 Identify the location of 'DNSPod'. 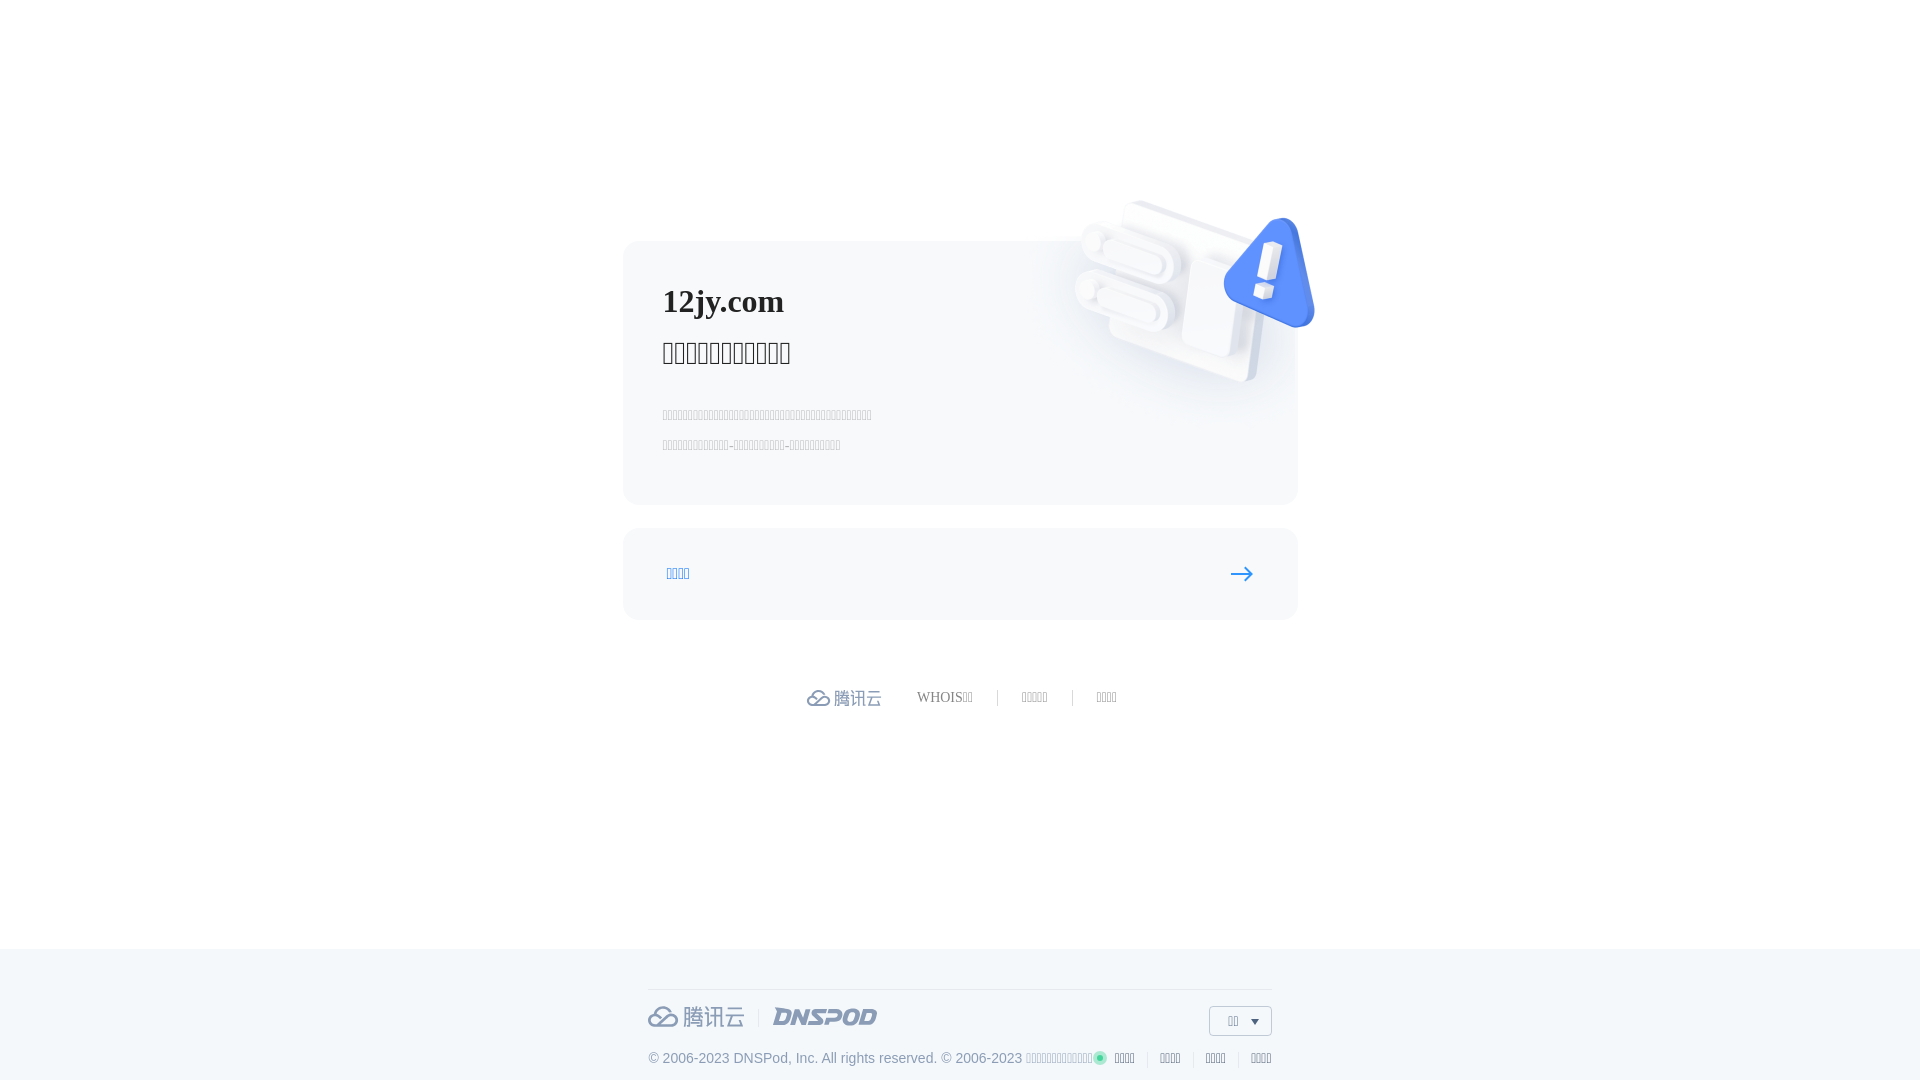
(771, 1016).